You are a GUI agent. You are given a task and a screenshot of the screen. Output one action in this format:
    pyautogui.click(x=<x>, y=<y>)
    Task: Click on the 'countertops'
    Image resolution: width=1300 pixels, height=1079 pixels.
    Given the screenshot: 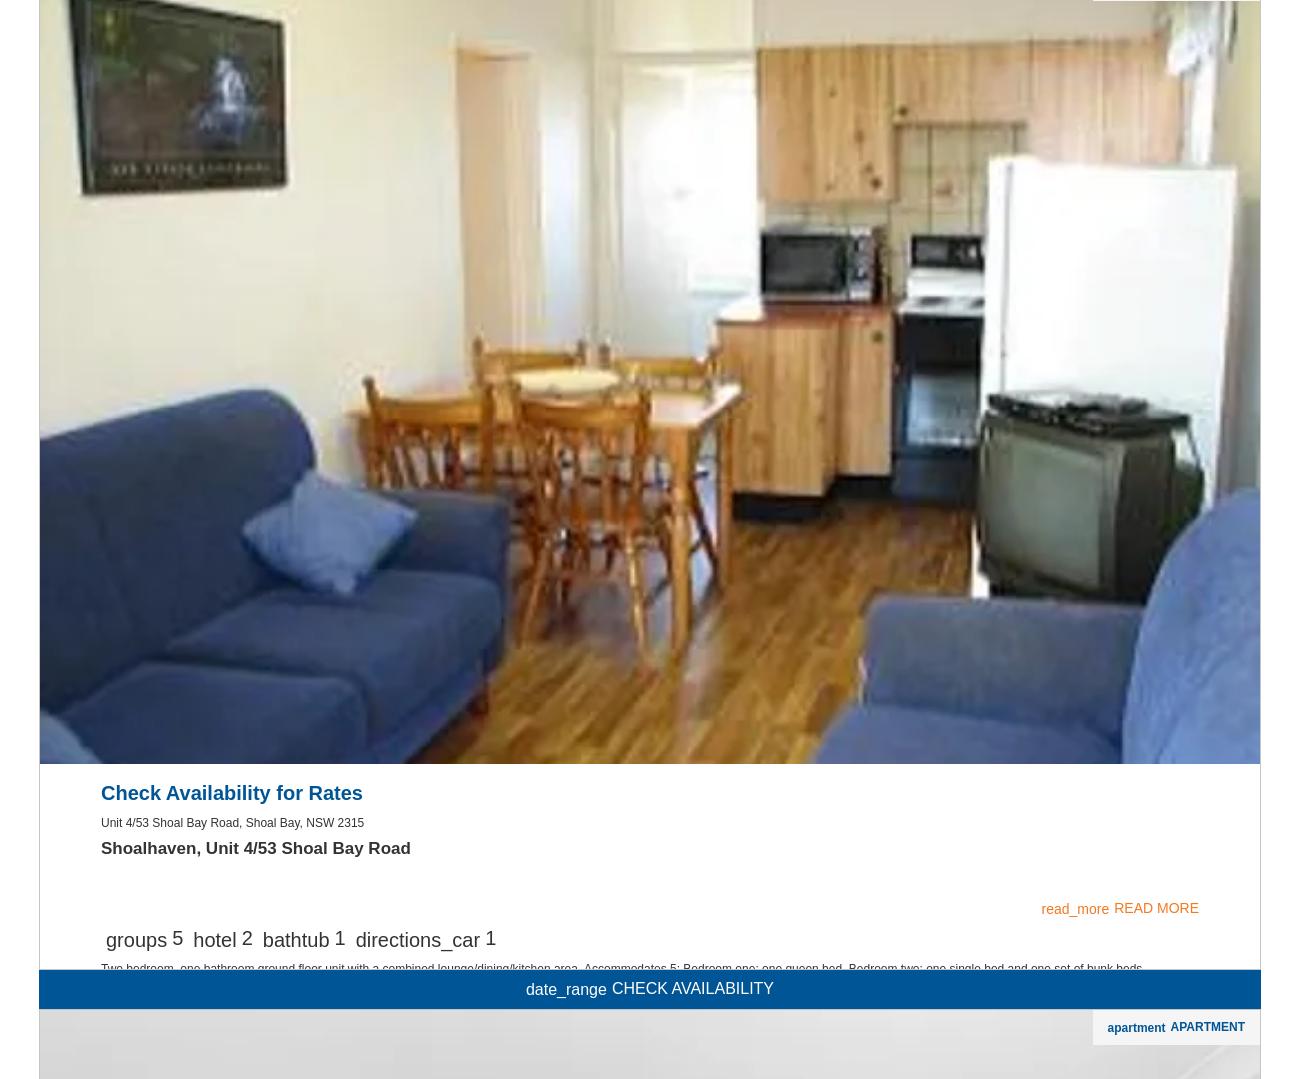 What is the action you would take?
    pyautogui.click(x=649, y=320)
    